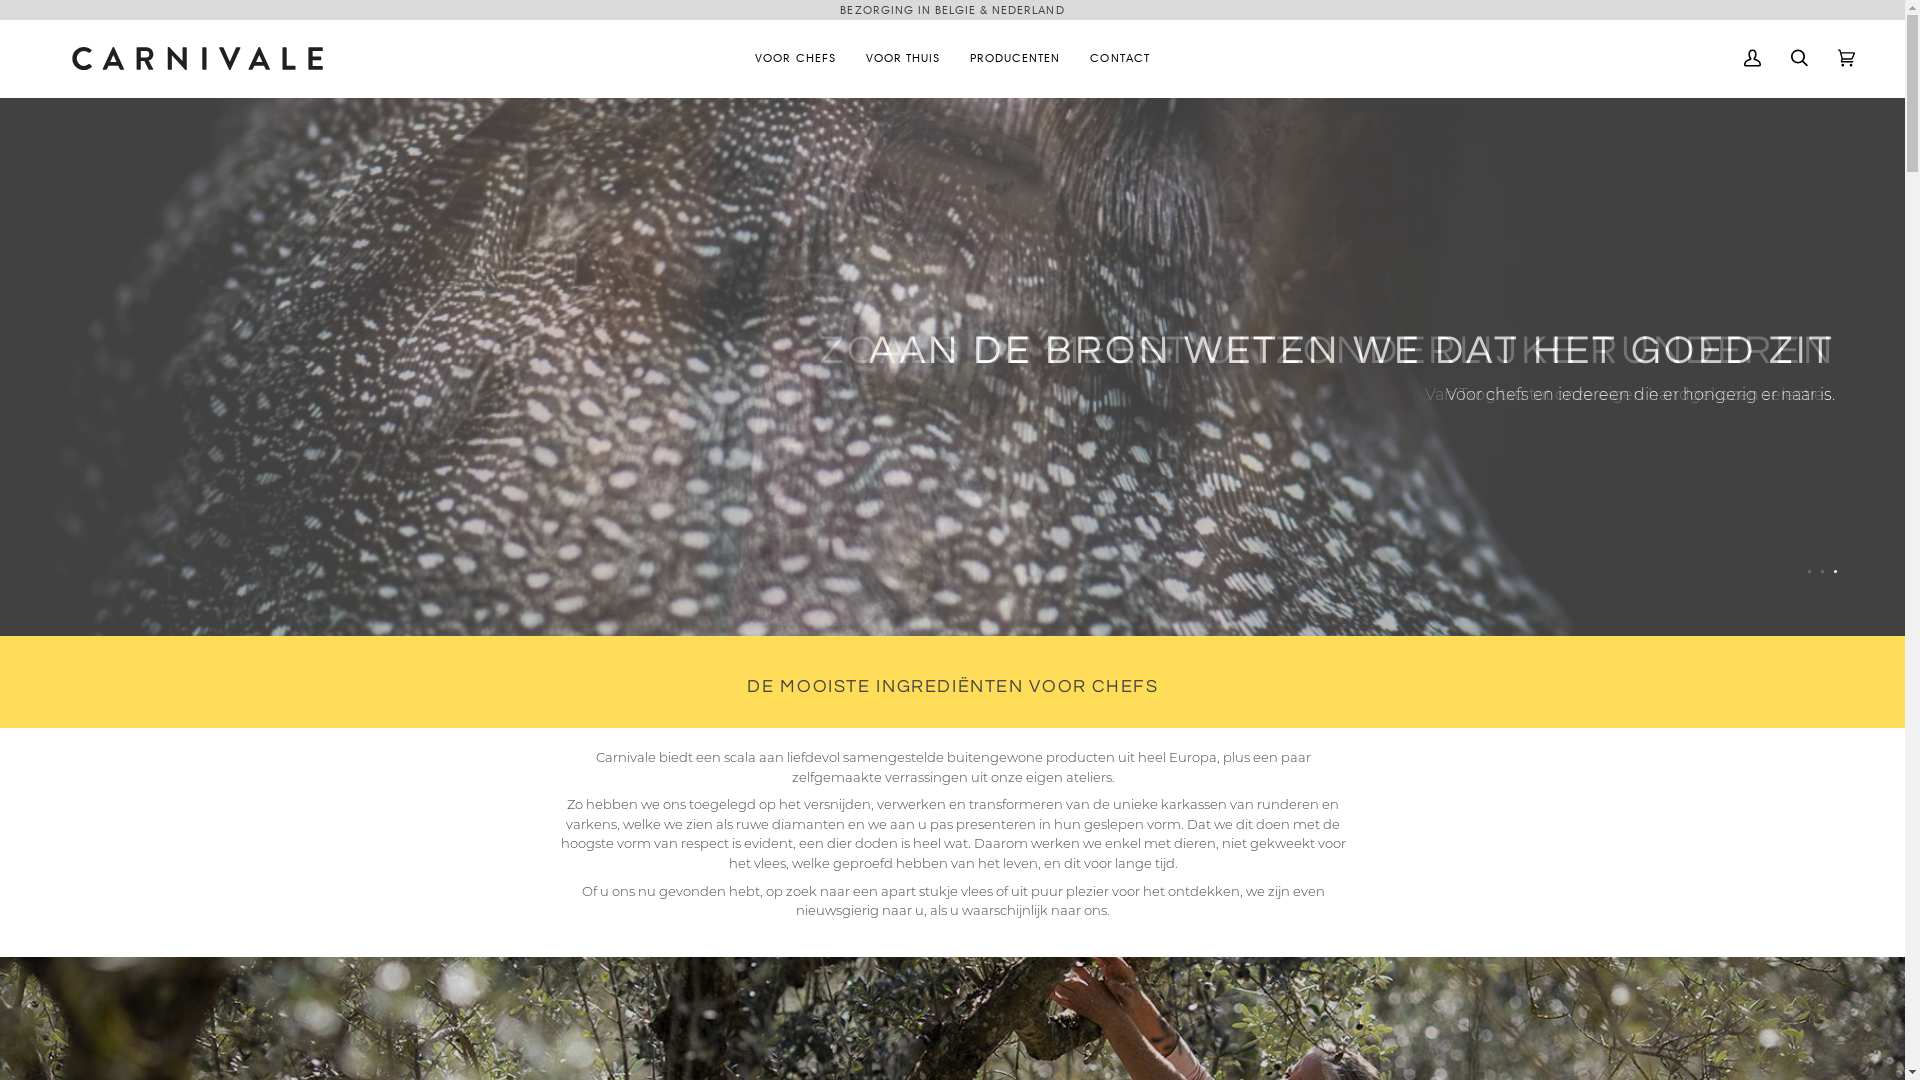 This screenshot has width=1920, height=1080. I want to click on 'Zoek', so click(1799, 57).